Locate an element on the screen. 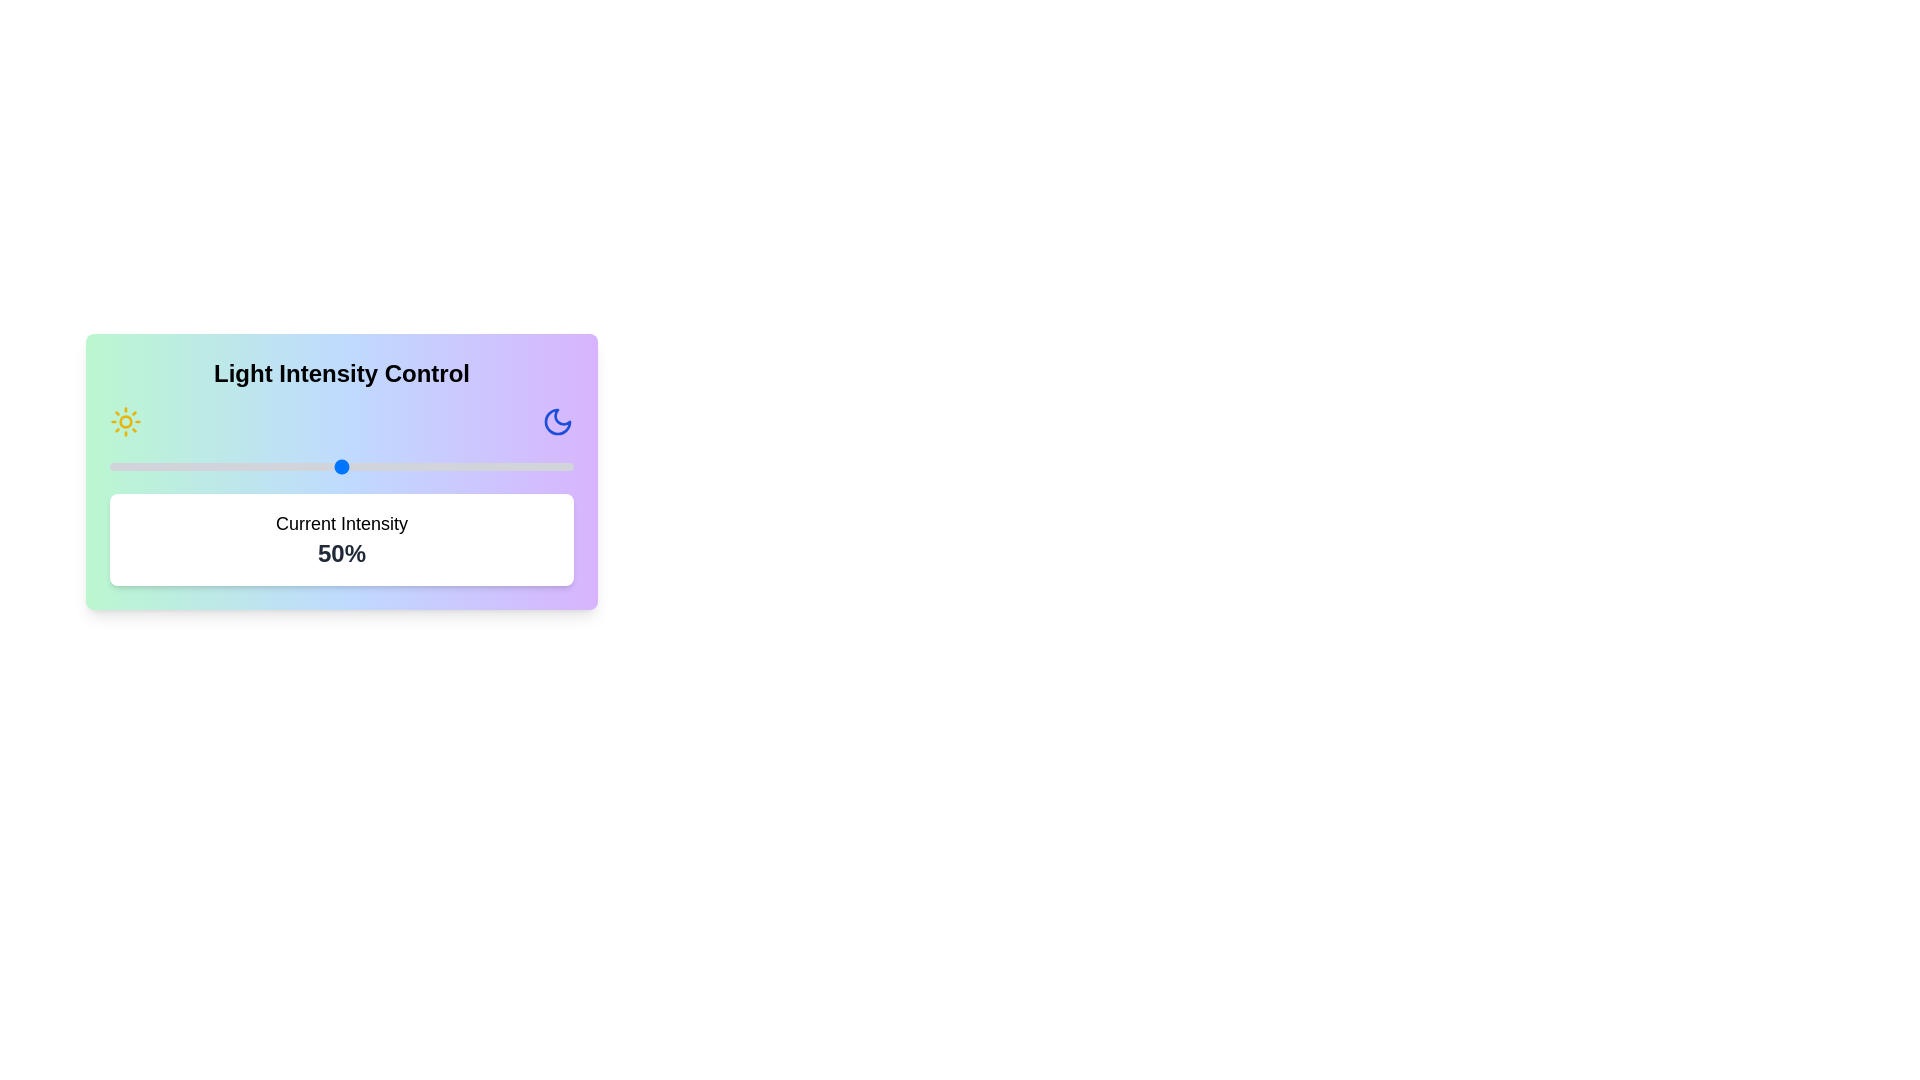  the small circle within the sun-like icon representing light or brightness control, located at the center of the sun icon on the left side of the 'Light Intensity Control' card is located at coordinates (124, 420).